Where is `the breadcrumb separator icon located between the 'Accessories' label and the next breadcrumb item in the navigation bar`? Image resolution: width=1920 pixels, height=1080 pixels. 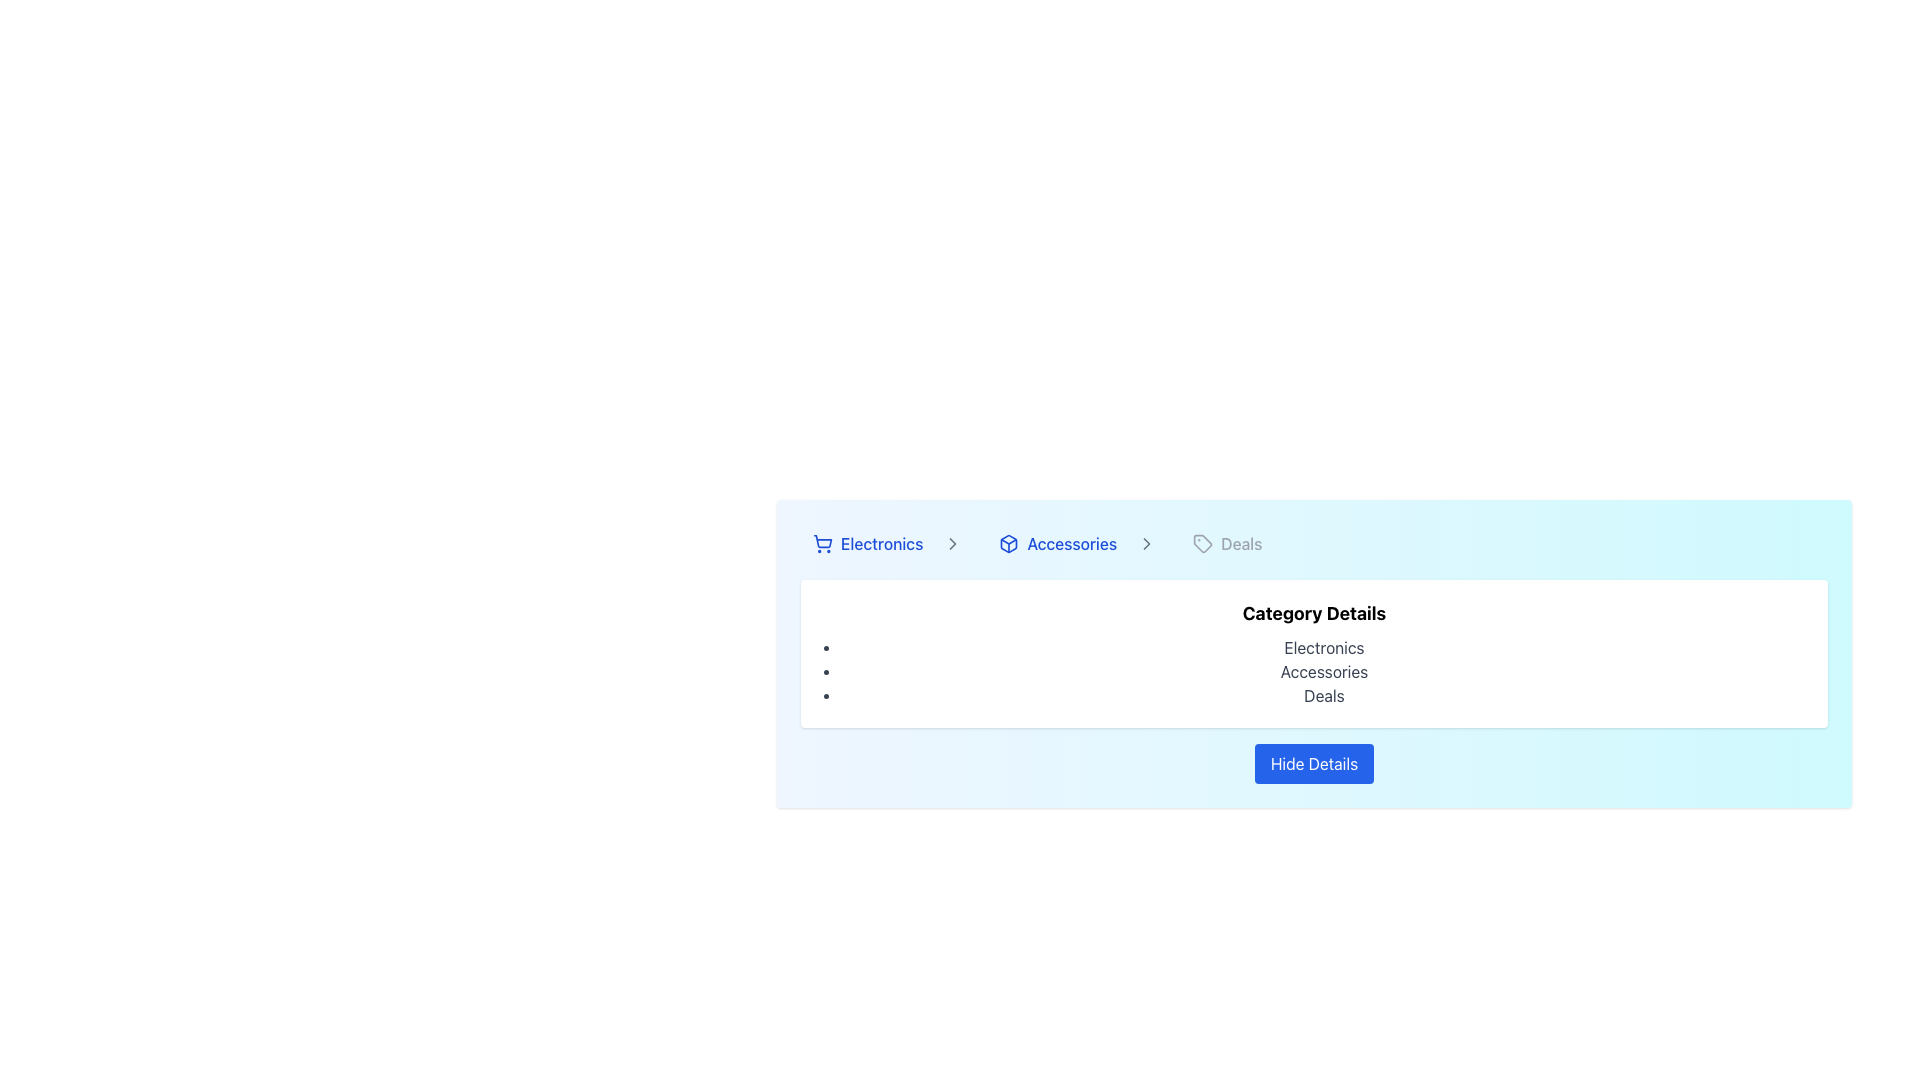 the breadcrumb separator icon located between the 'Accessories' label and the next breadcrumb item in the navigation bar is located at coordinates (952, 543).